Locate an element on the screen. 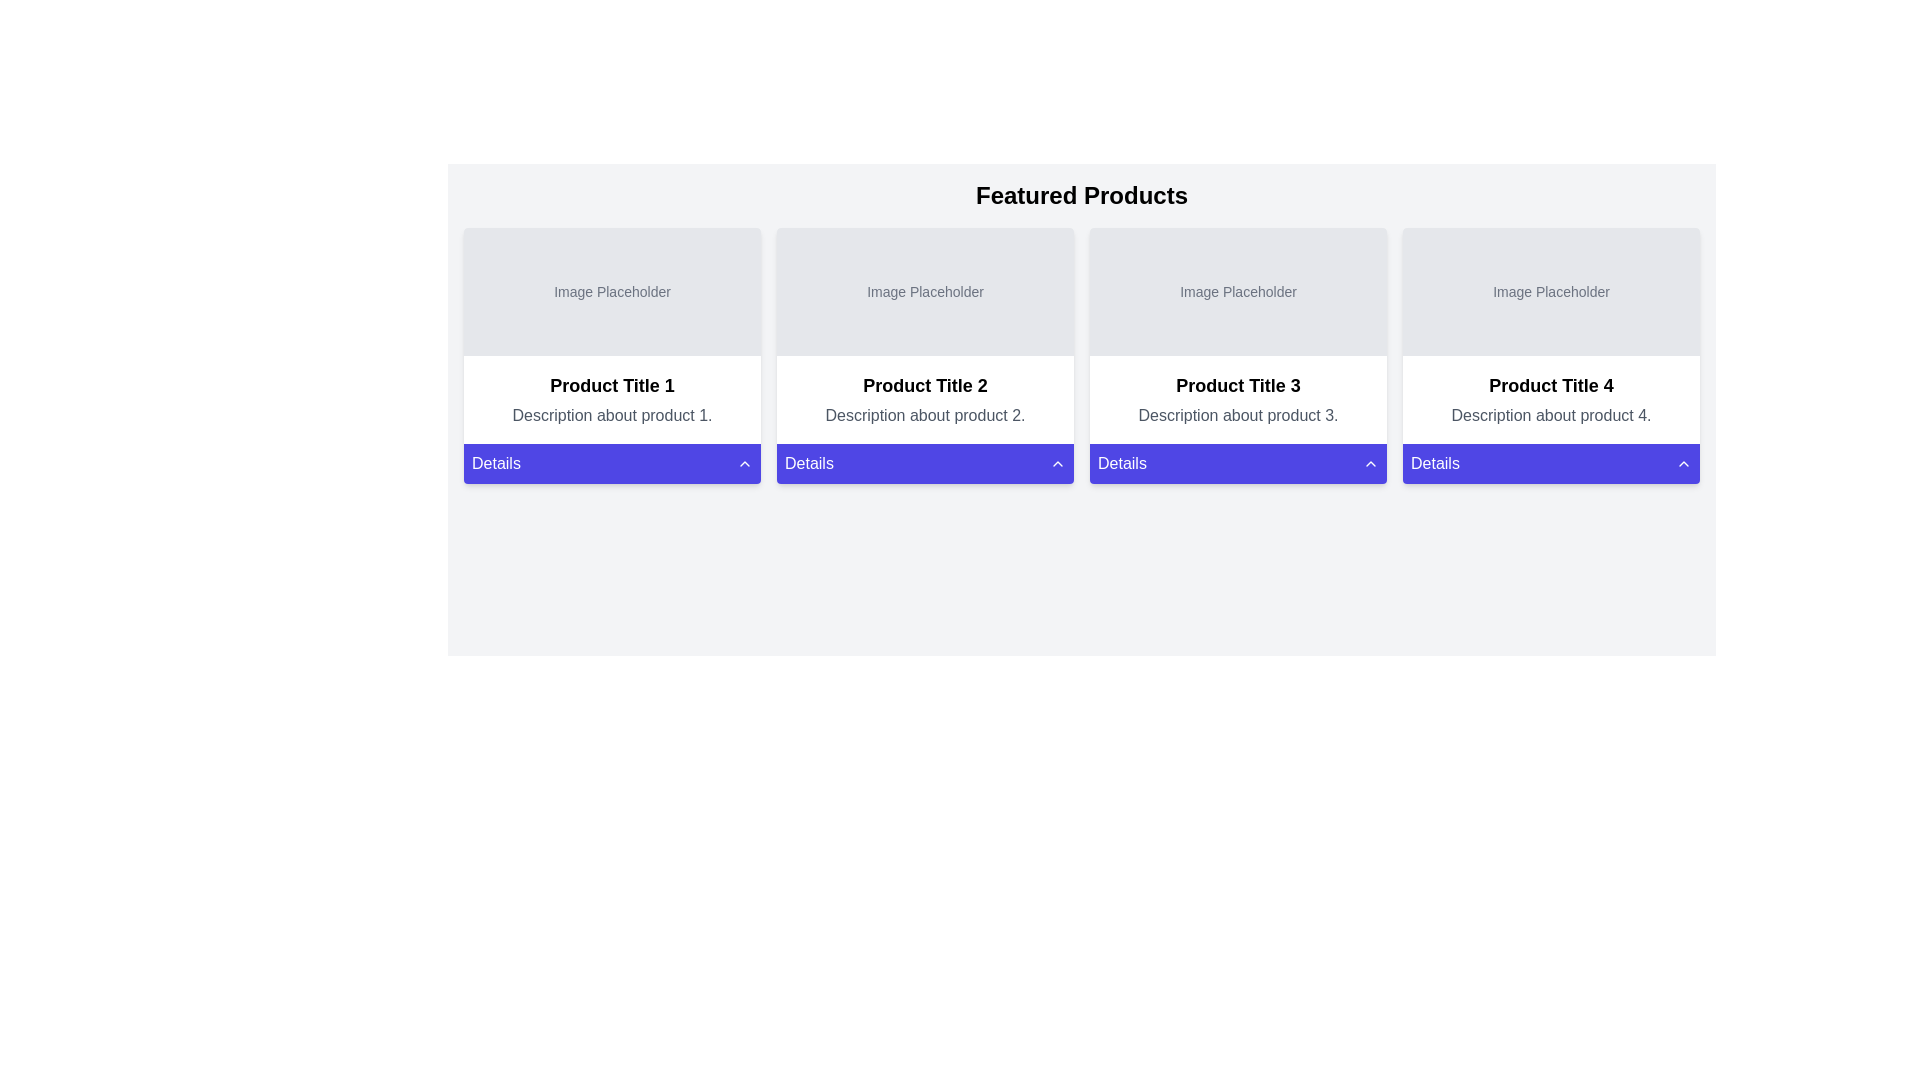 The height and width of the screenshot is (1080, 1920). the upward-pointing chevron arrow icon located in the bottom-right corner of the Details button of the fourth product card ('Product Title 4') to receive interaction feedback is located at coordinates (1683, 463).